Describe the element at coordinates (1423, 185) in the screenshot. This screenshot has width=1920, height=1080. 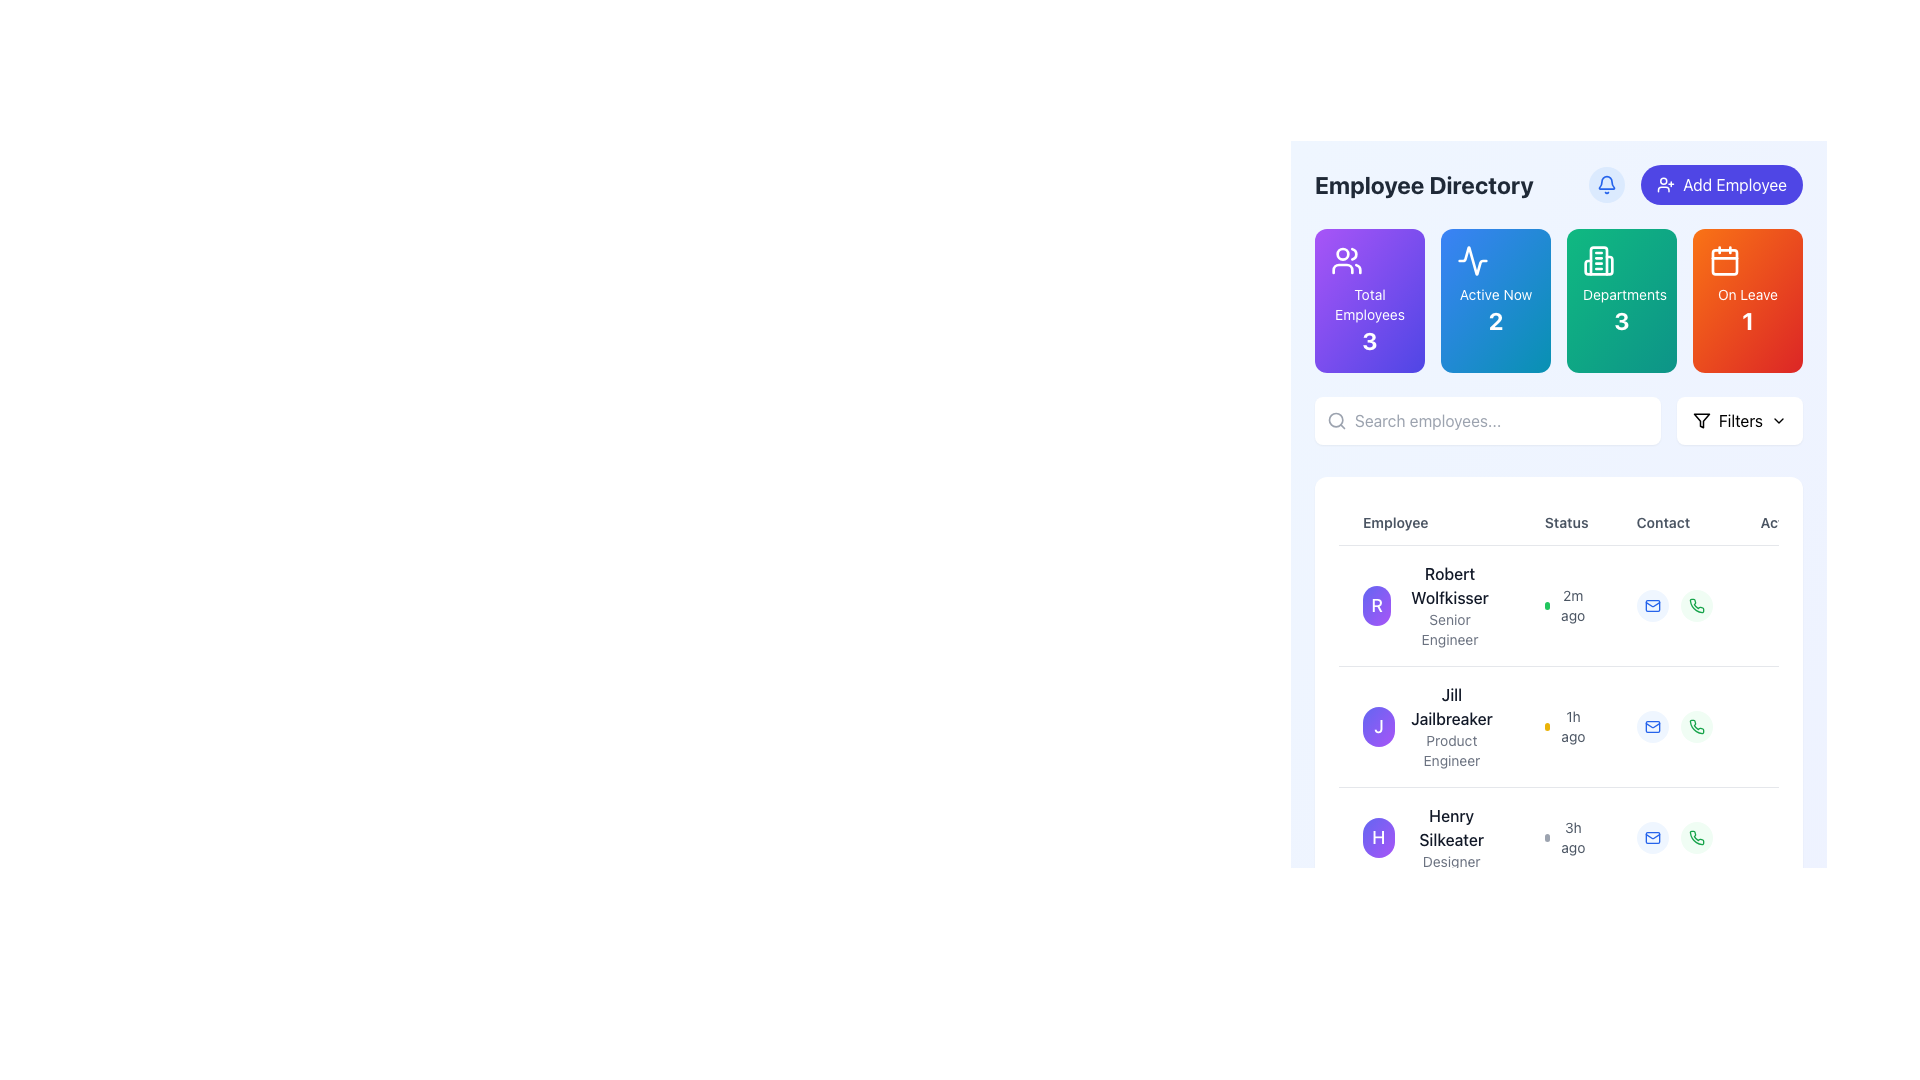
I see `text label that serves as the section title for the employee directory, positioned at the top-left of the content area` at that location.